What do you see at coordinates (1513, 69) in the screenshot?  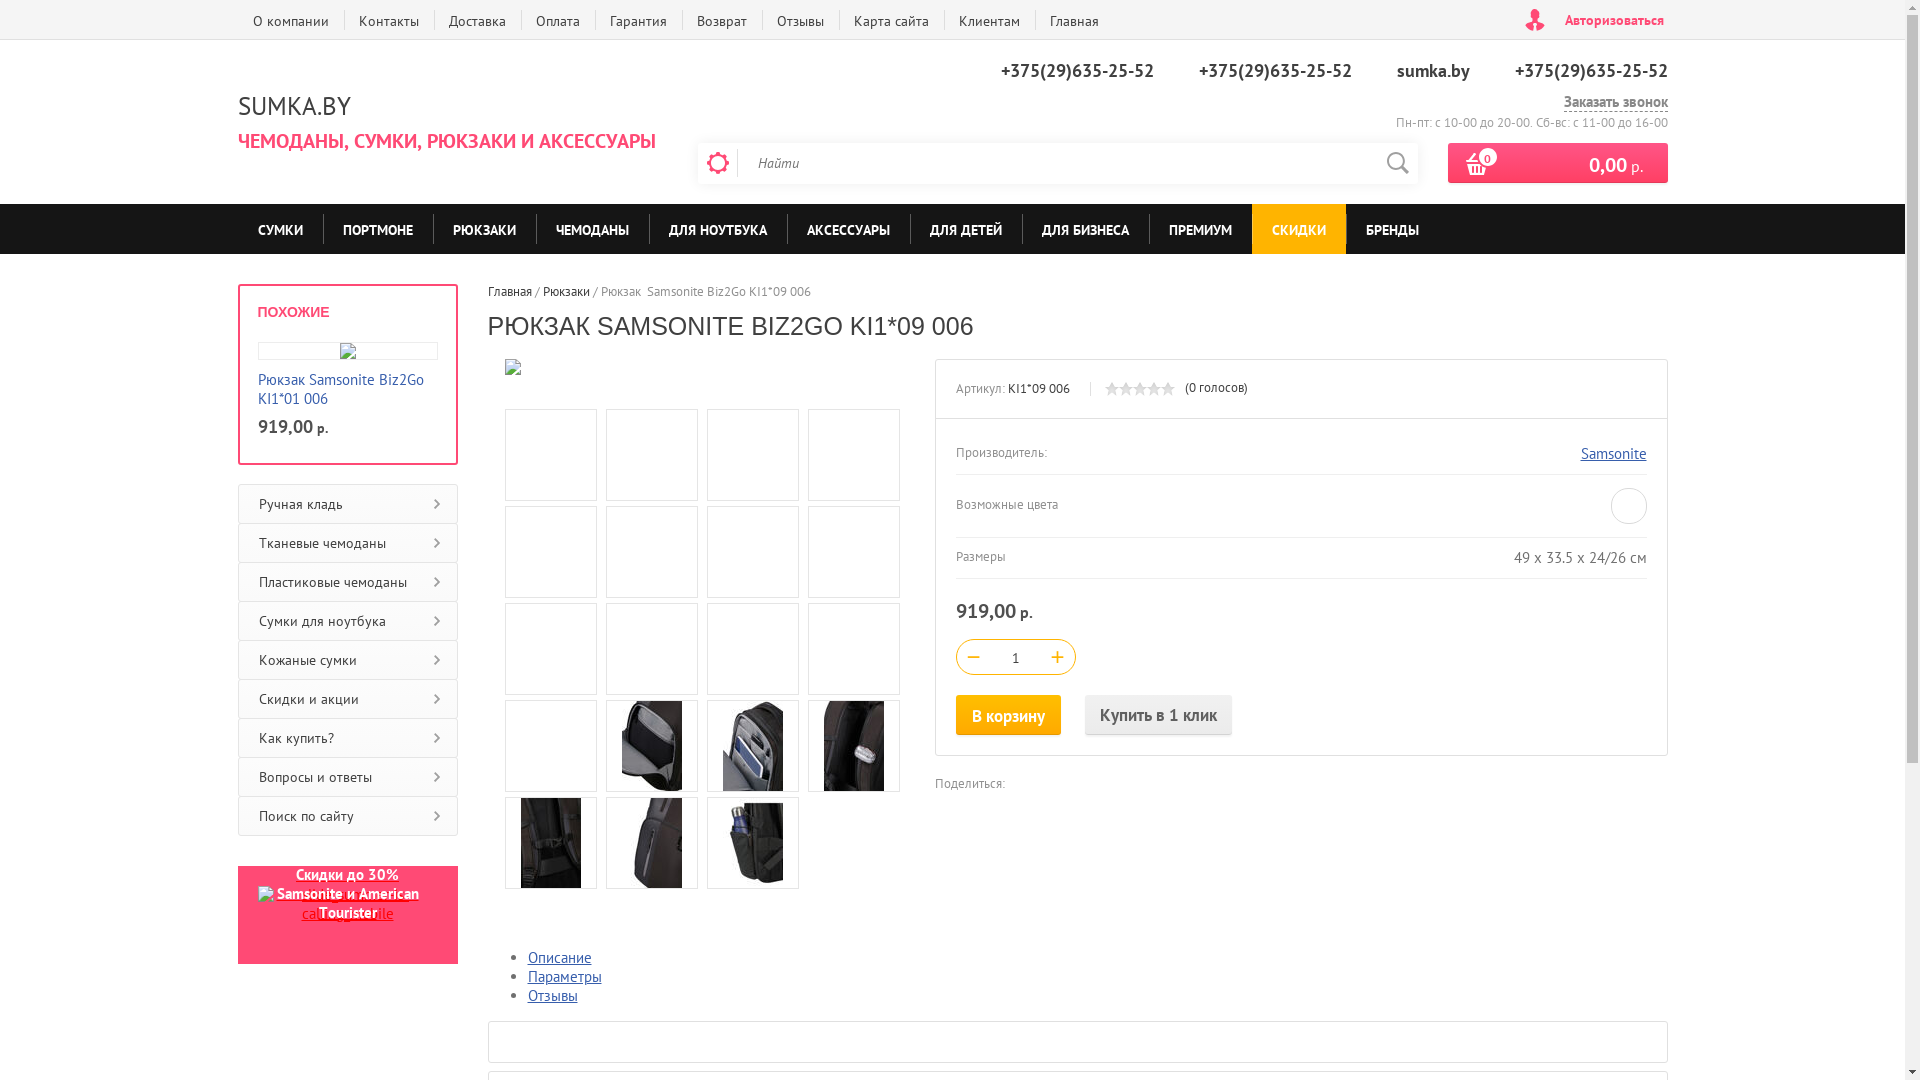 I see `'+375(29)635-25-52'` at bounding box center [1513, 69].